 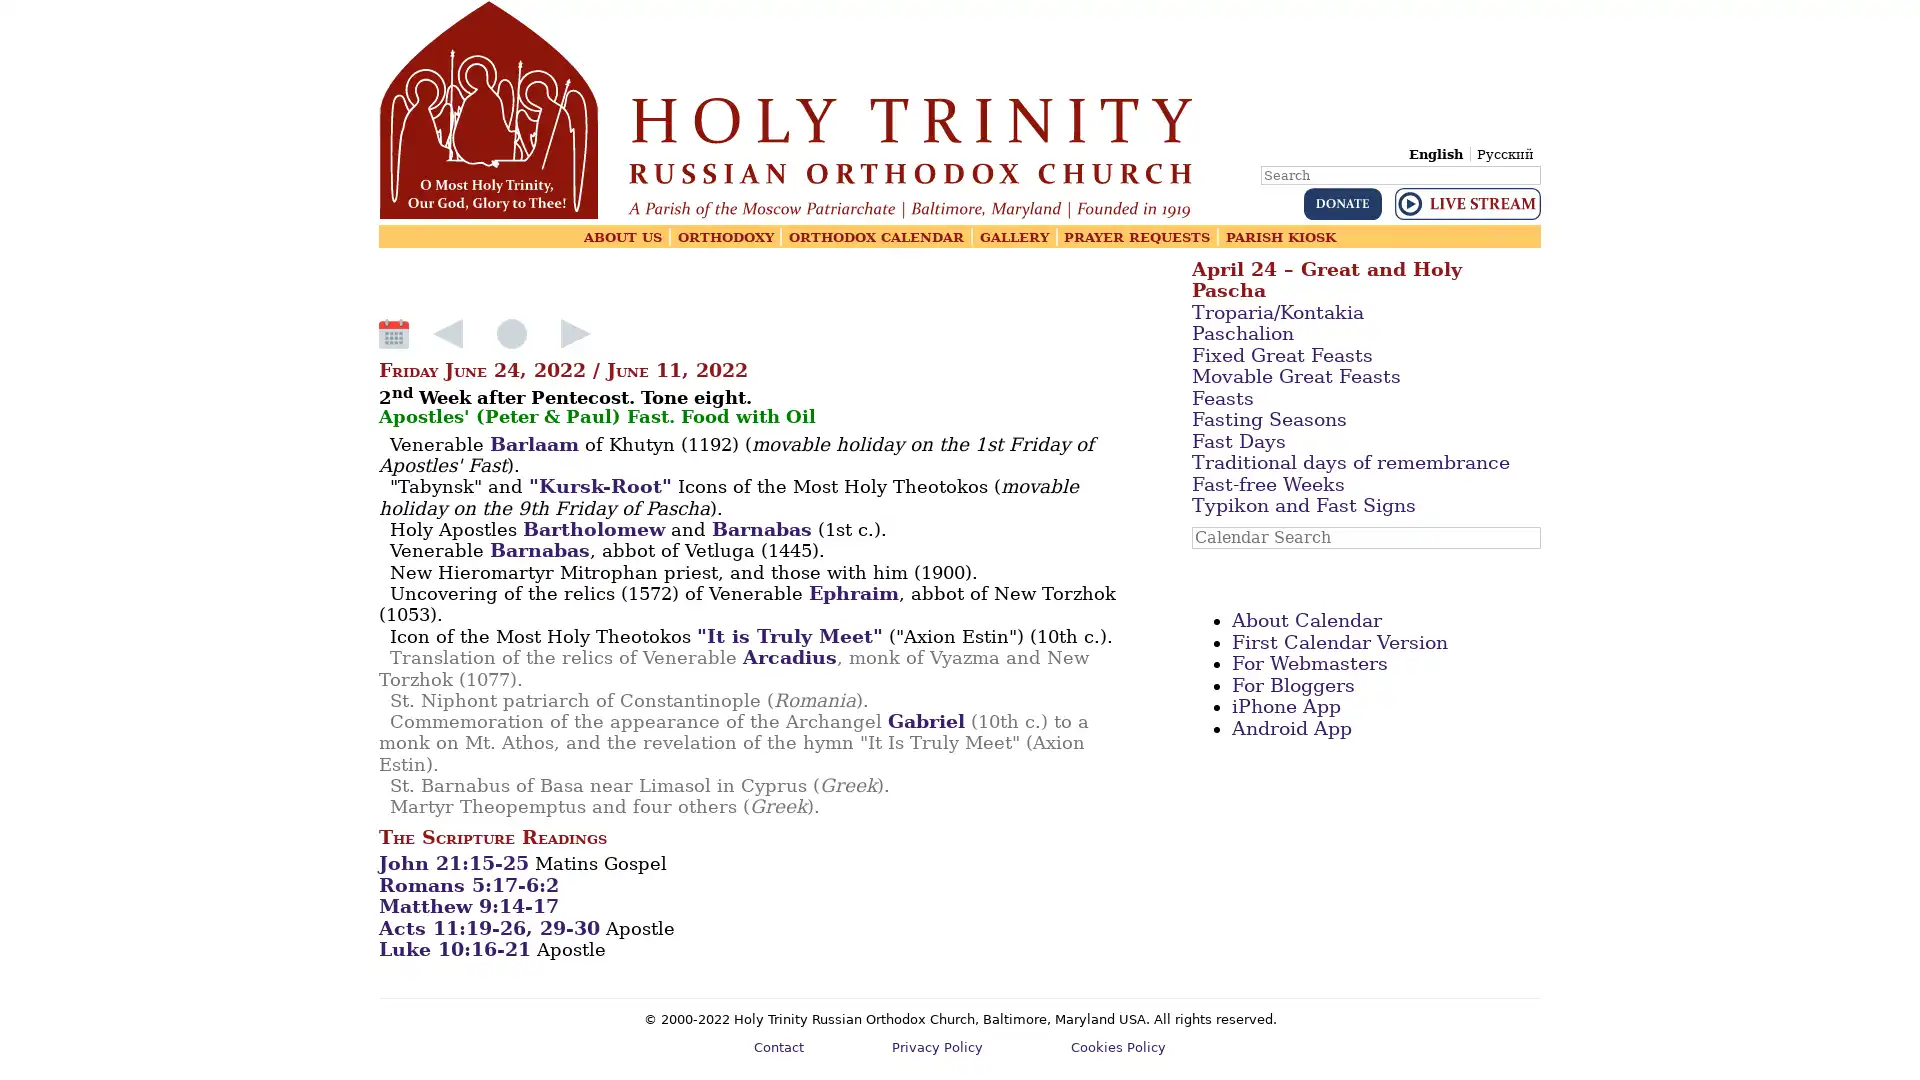 I want to click on Search, so click(x=1538, y=160).